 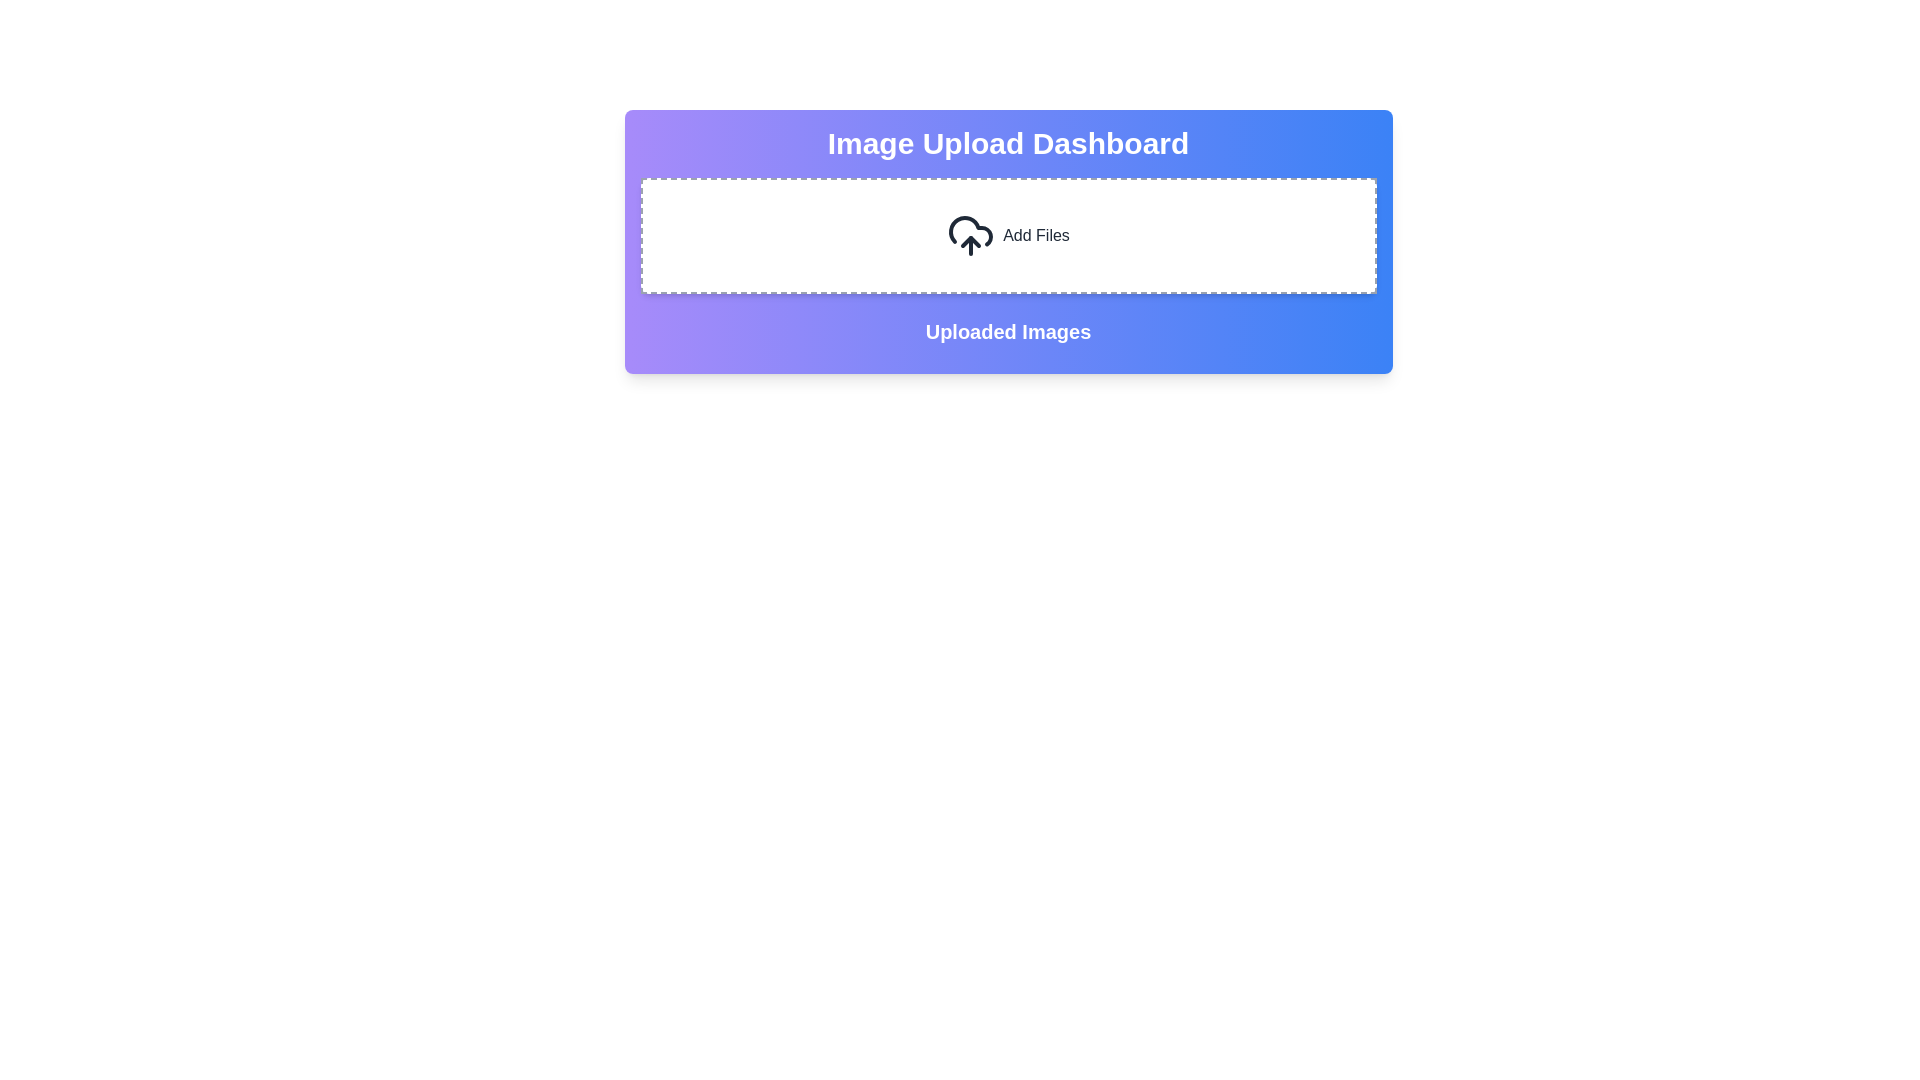 I want to click on the 'Add Files' text label, which is displayed in black font and is located near the right side of a dashed border rectangle, aligned with an upload icon to its left, so click(x=1036, y=234).